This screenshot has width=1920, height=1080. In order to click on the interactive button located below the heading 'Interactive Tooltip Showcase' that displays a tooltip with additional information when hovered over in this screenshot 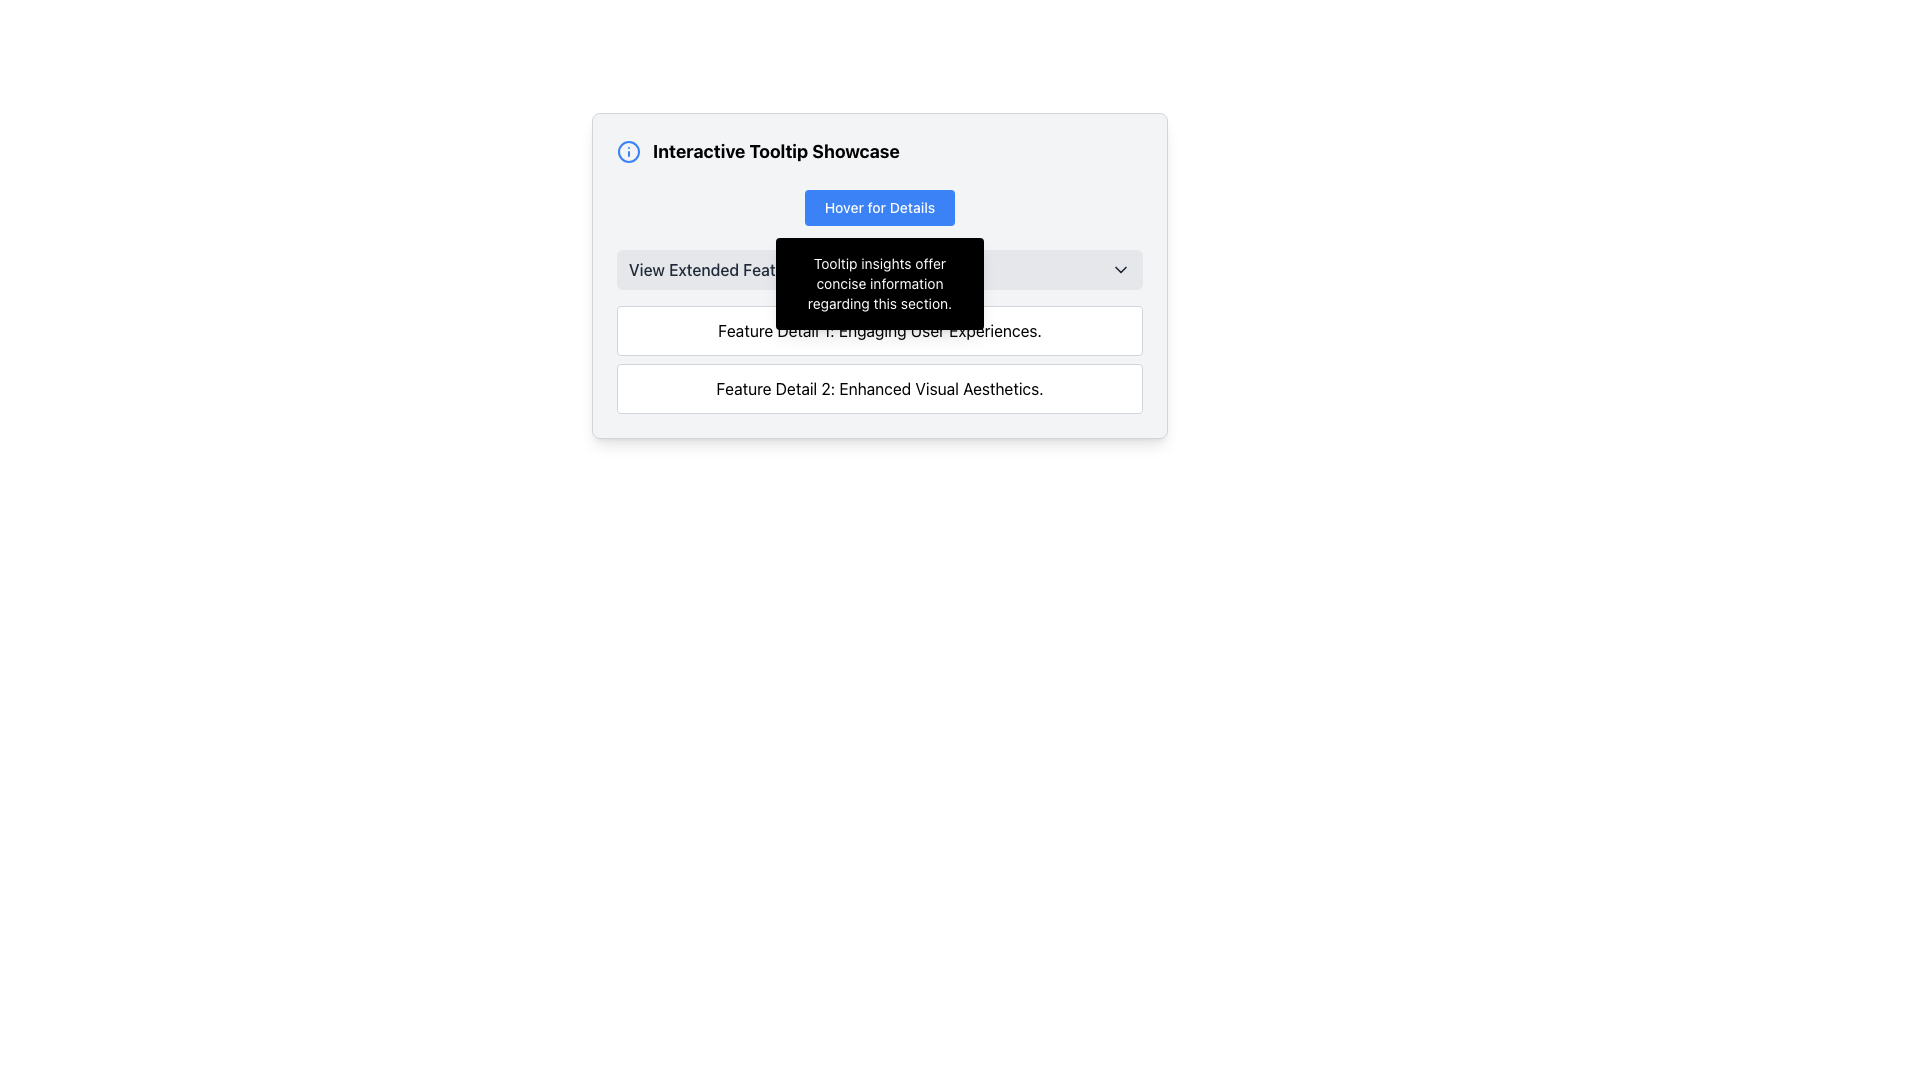, I will do `click(879, 208)`.